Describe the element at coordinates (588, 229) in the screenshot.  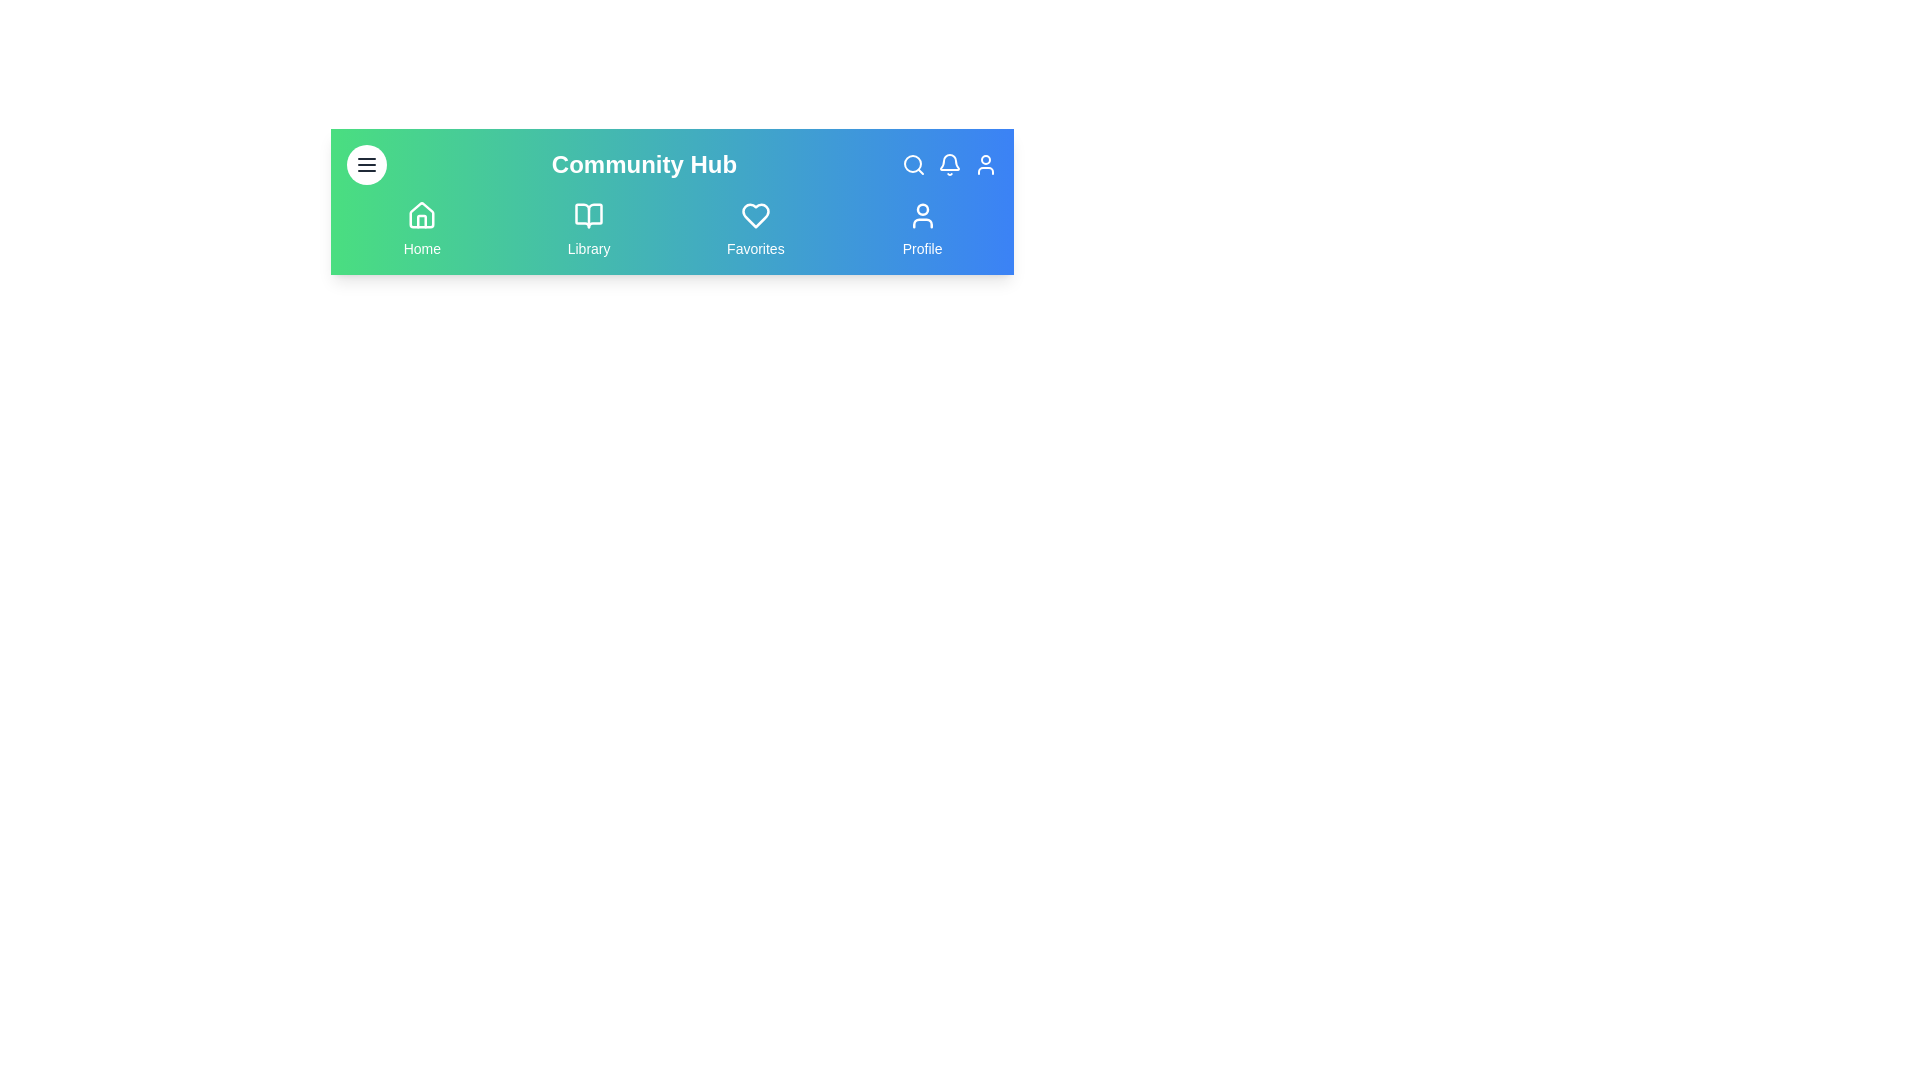
I see `the navigation menu item Library` at that location.